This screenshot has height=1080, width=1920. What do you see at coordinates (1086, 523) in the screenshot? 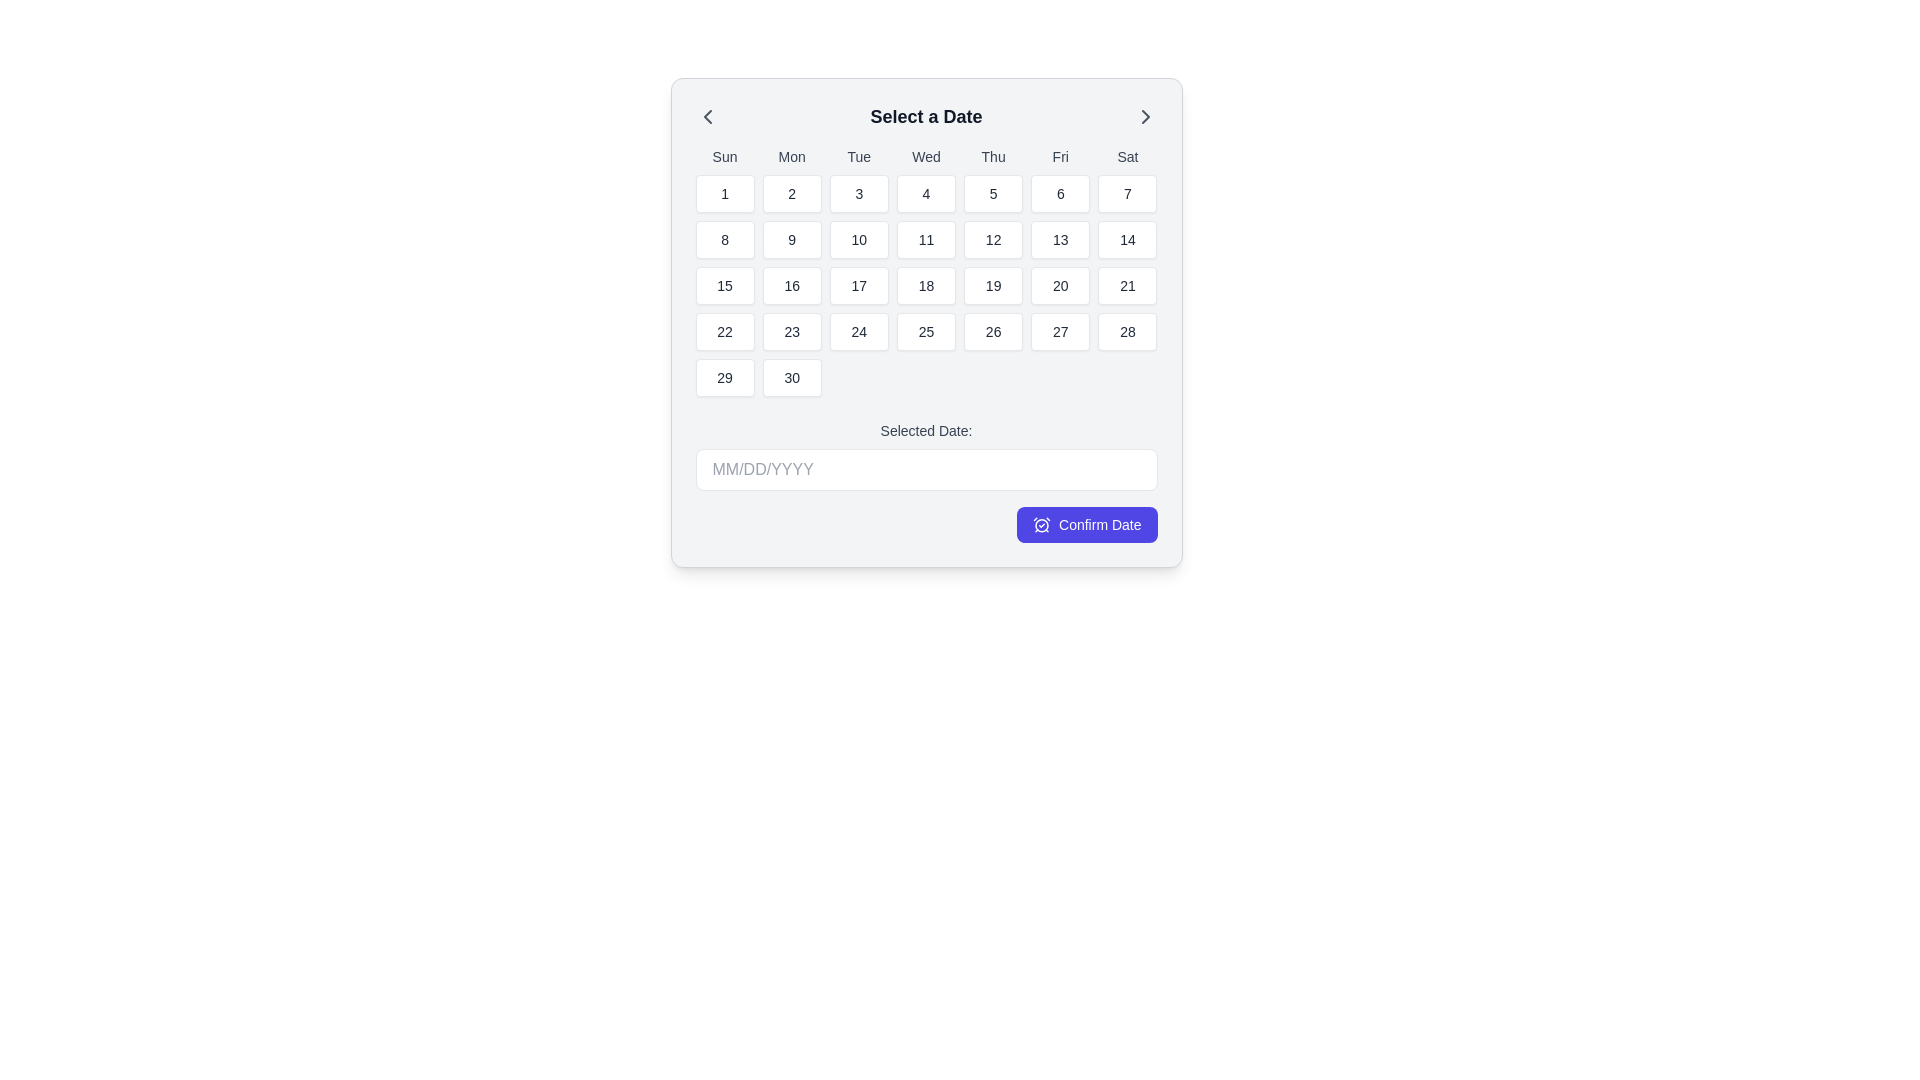
I see `the confirm button located at the bottom-right corner of the date selection modal to confirm the selected date` at bounding box center [1086, 523].